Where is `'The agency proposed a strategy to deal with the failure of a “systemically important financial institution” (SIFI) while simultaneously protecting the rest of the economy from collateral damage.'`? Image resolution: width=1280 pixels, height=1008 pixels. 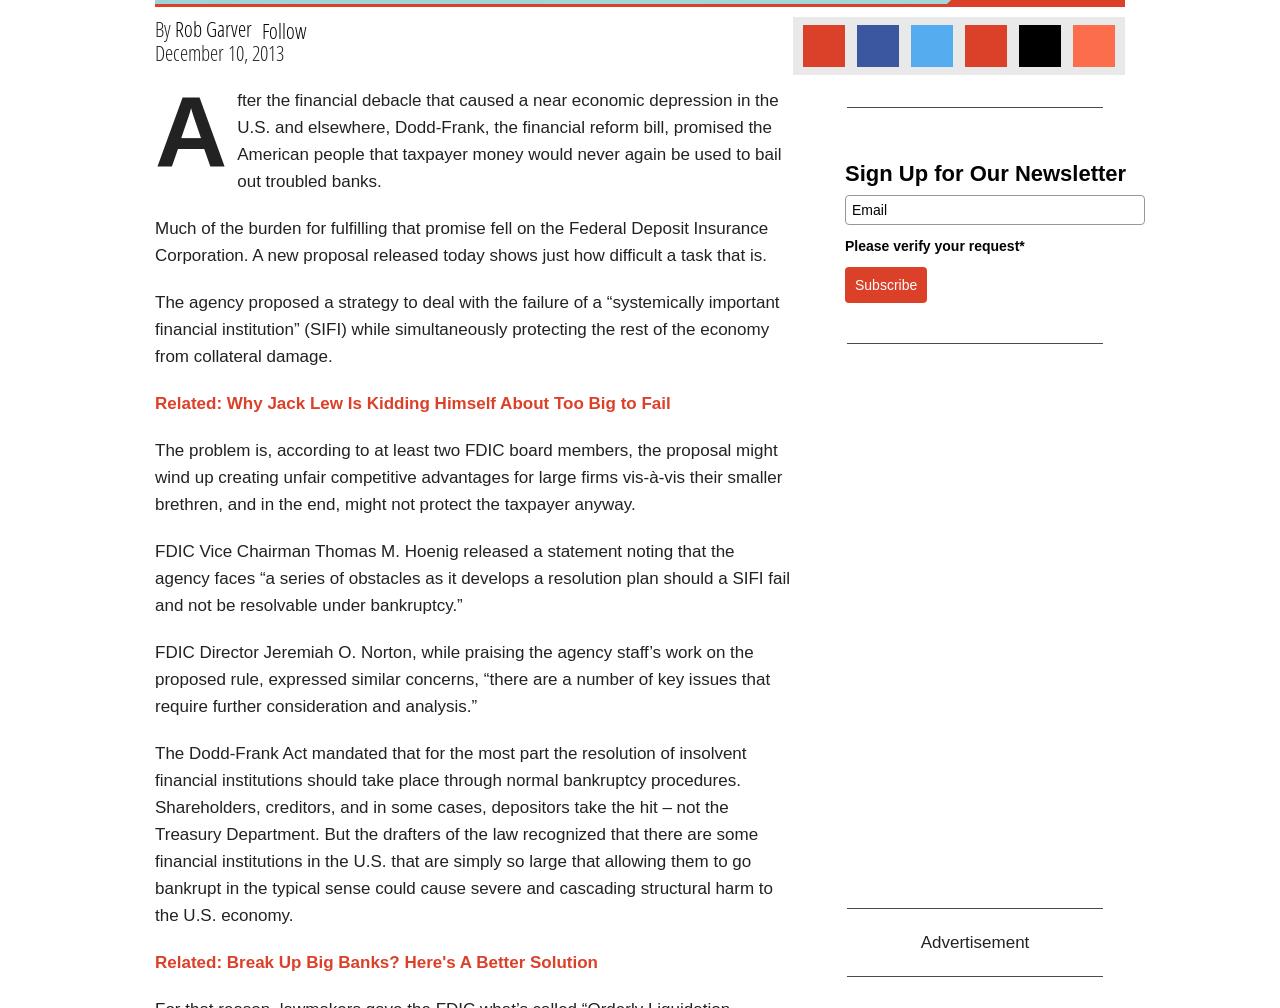 'The agency proposed a strategy to deal with the failure of a “systemically important financial institution” (SIFI) while simultaneously protecting the rest of the economy from collateral damage.' is located at coordinates (465, 329).